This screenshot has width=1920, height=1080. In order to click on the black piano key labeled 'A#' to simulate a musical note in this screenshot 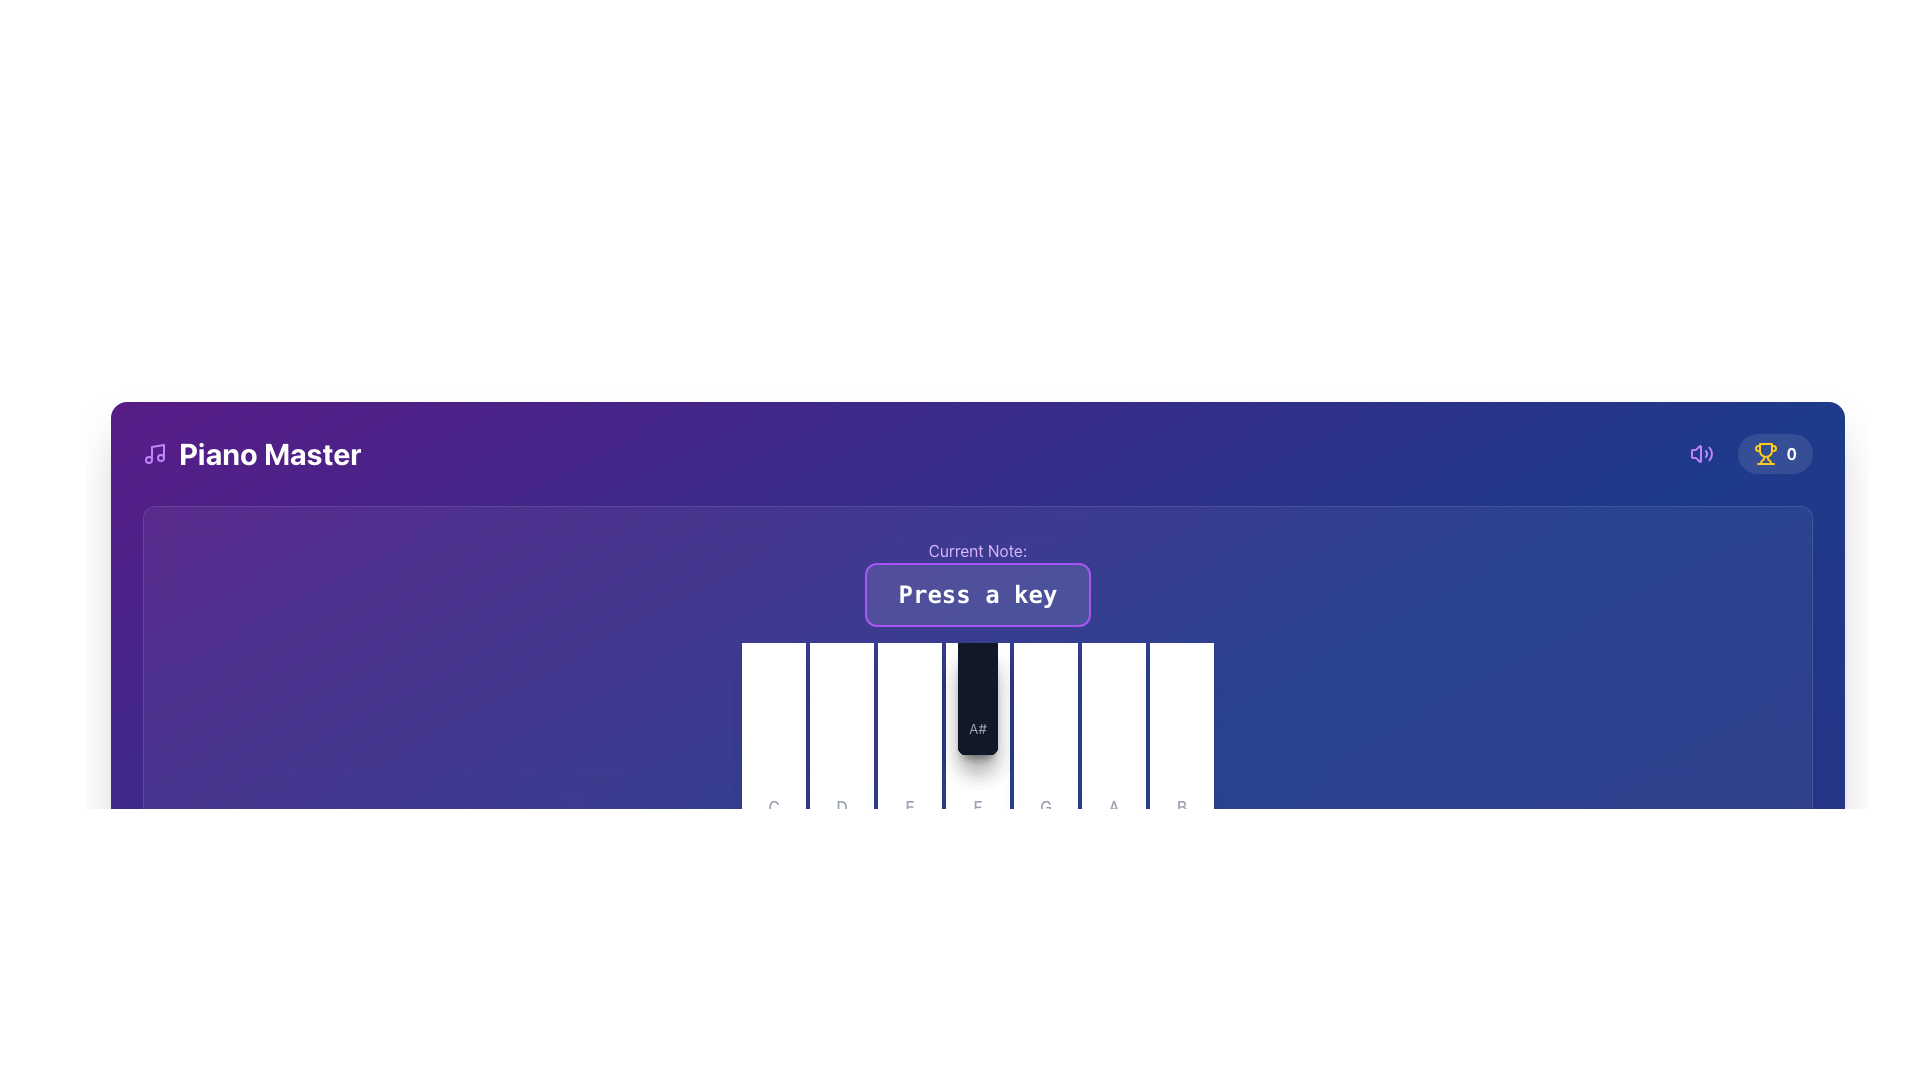, I will do `click(978, 739)`.